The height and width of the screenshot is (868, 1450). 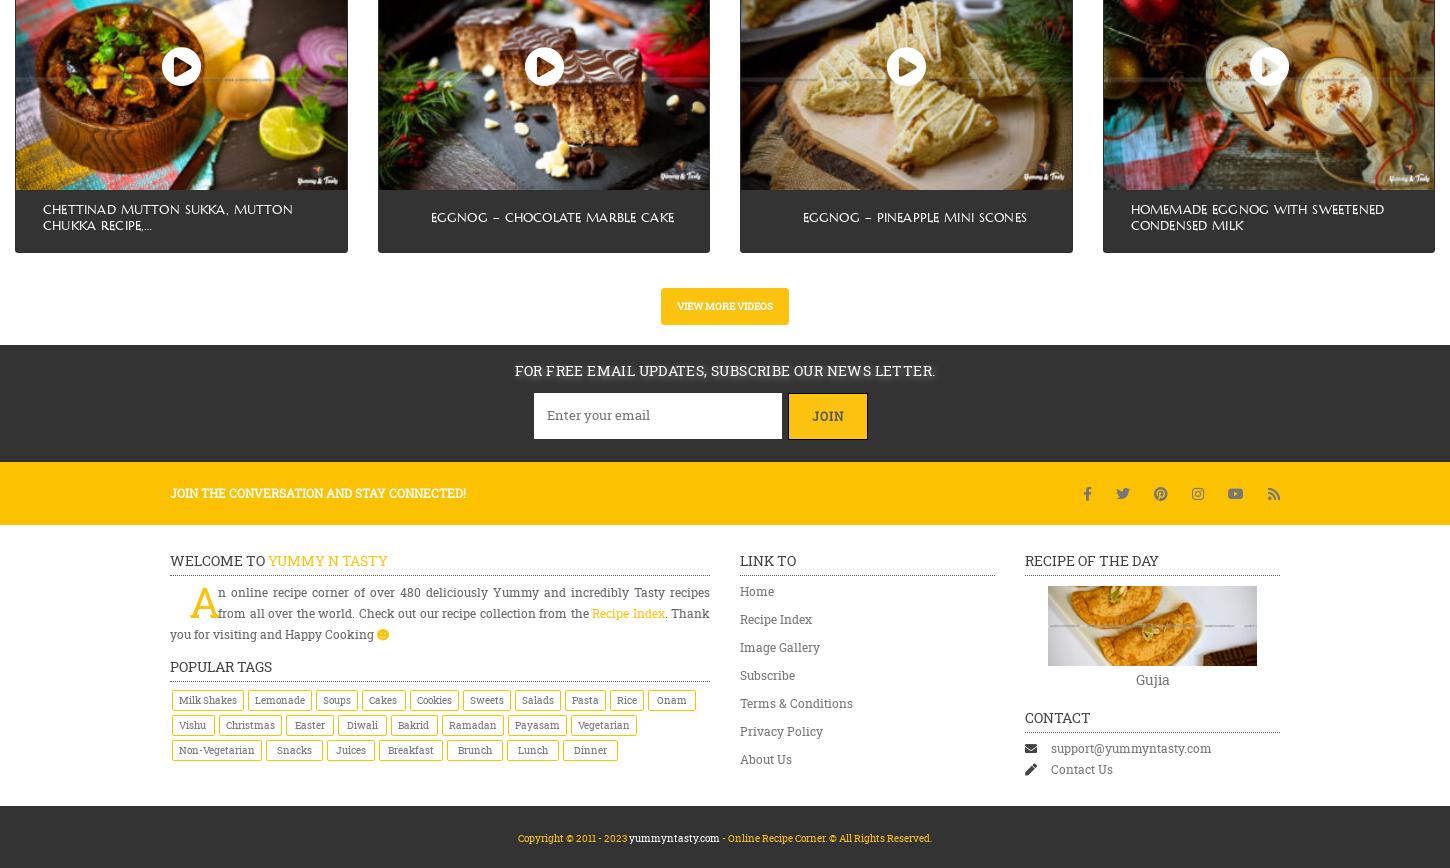 I want to click on 'Recipe of the Day', so click(x=1090, y=560).